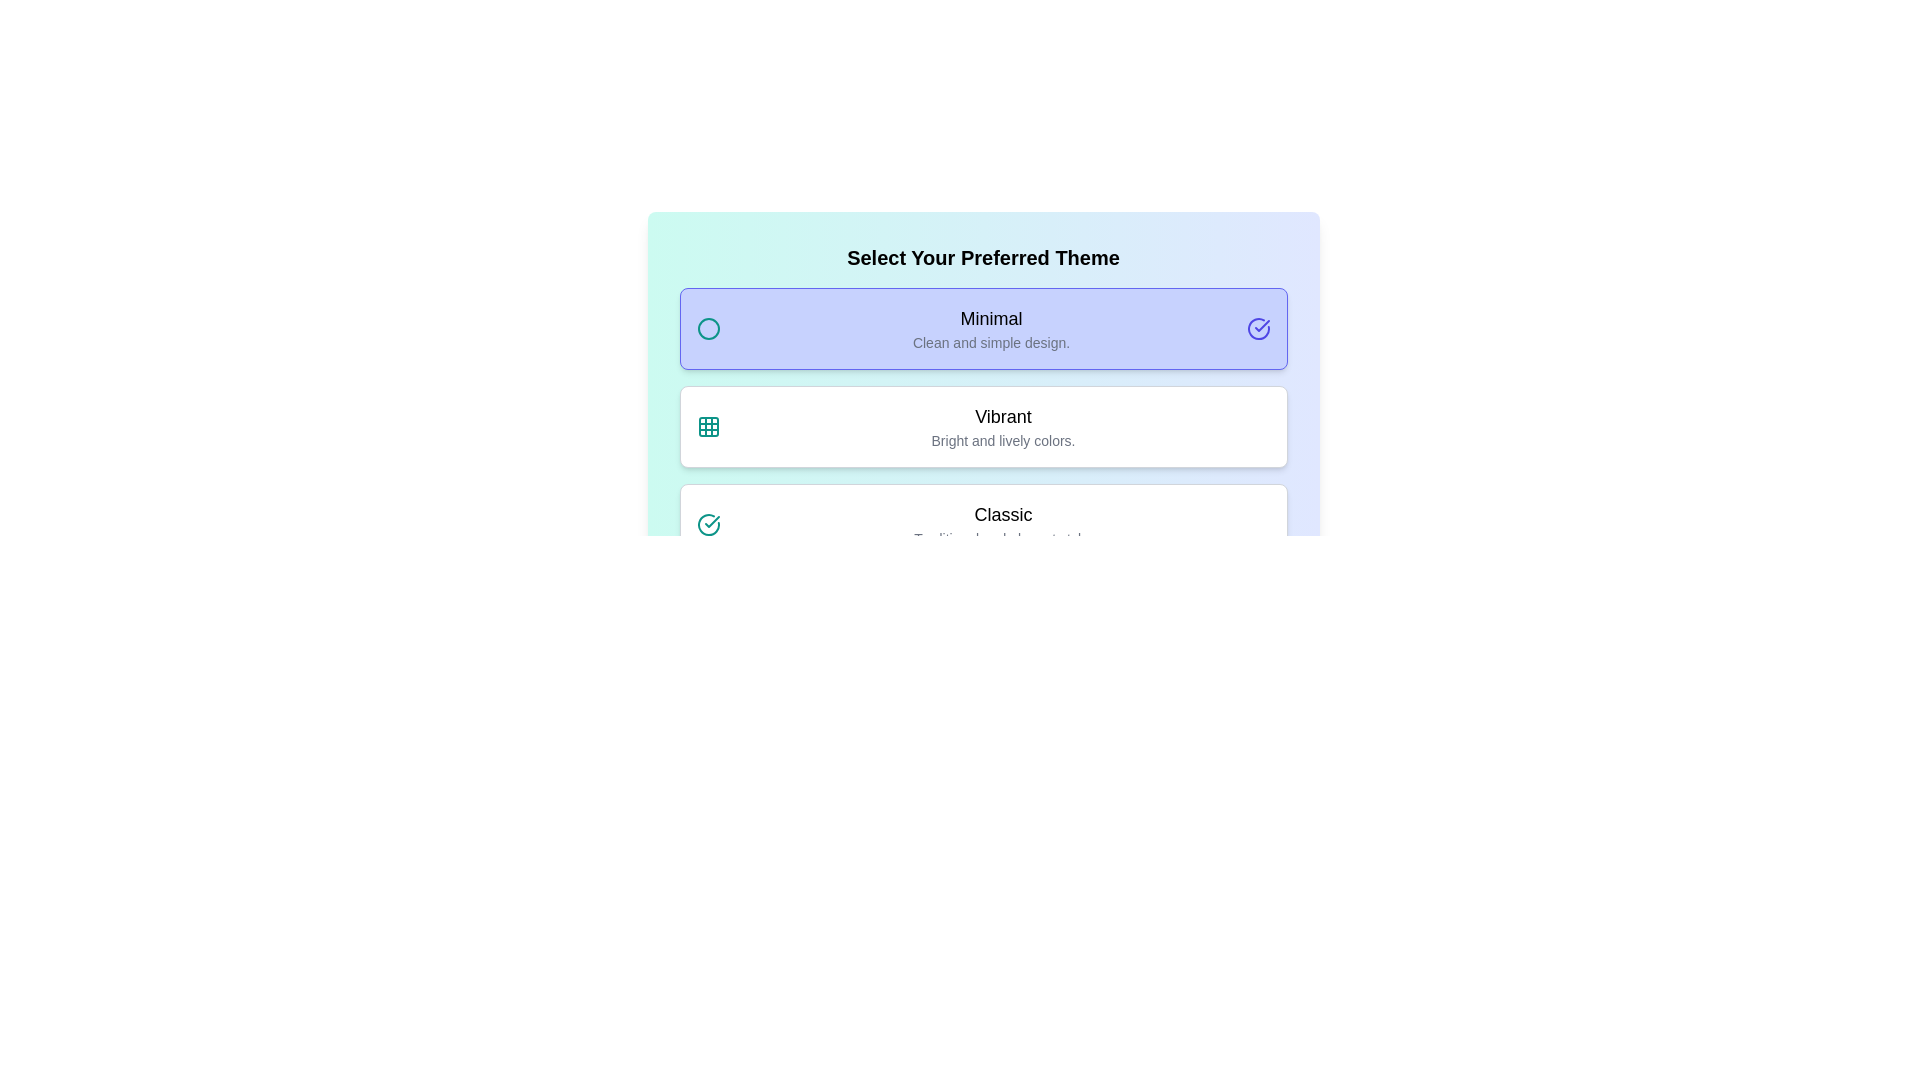 This screenshot has height=1080, width=1920. I want to click on the bold heading text labeled 'Classic', which is styled with a medium font-weight and large font size, located in the third option box under the title 'Select Your Preferred Theme', so click(1003, 514).